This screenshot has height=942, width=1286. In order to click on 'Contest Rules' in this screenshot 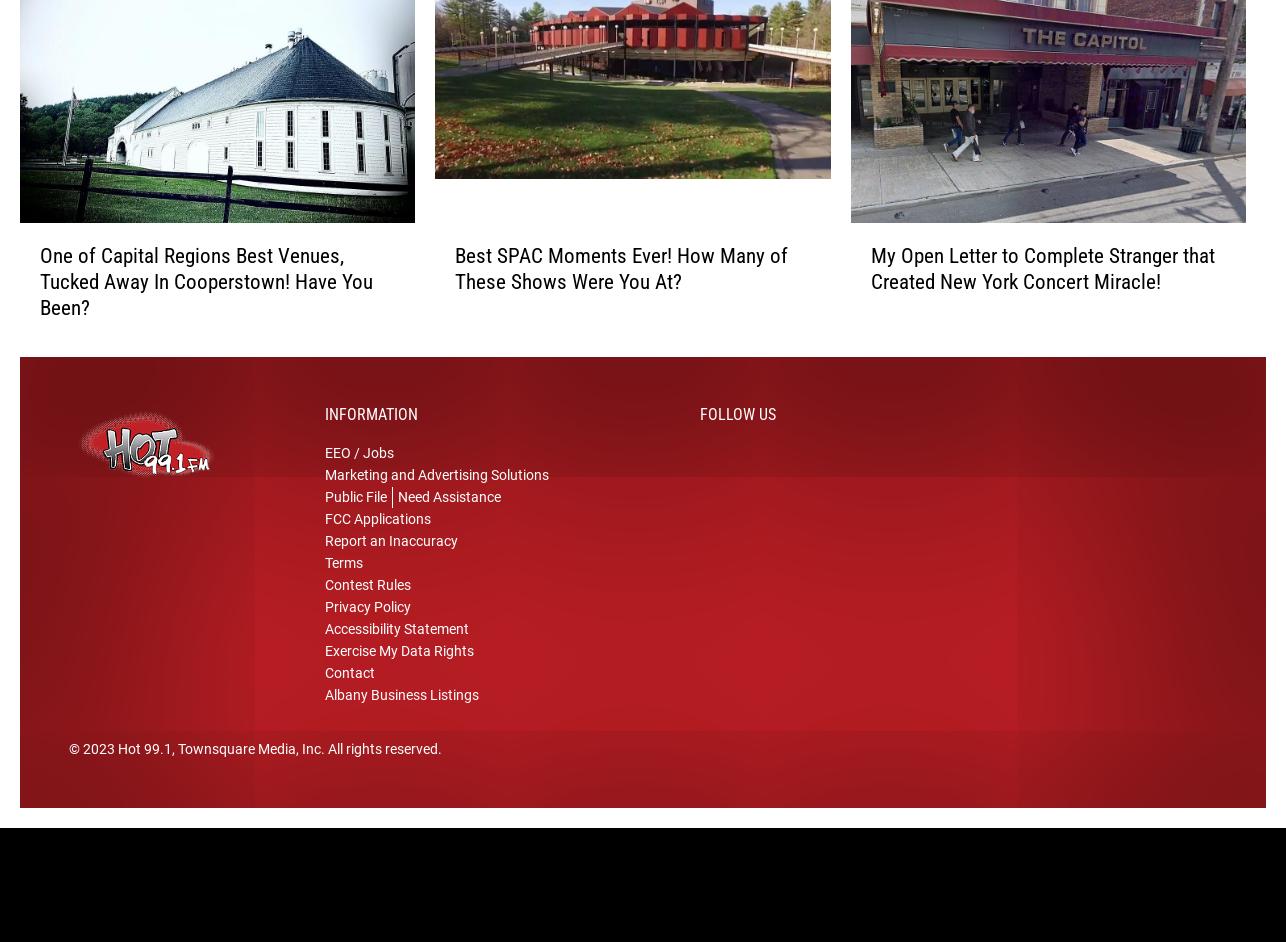, I will do `click(323, 610)`.